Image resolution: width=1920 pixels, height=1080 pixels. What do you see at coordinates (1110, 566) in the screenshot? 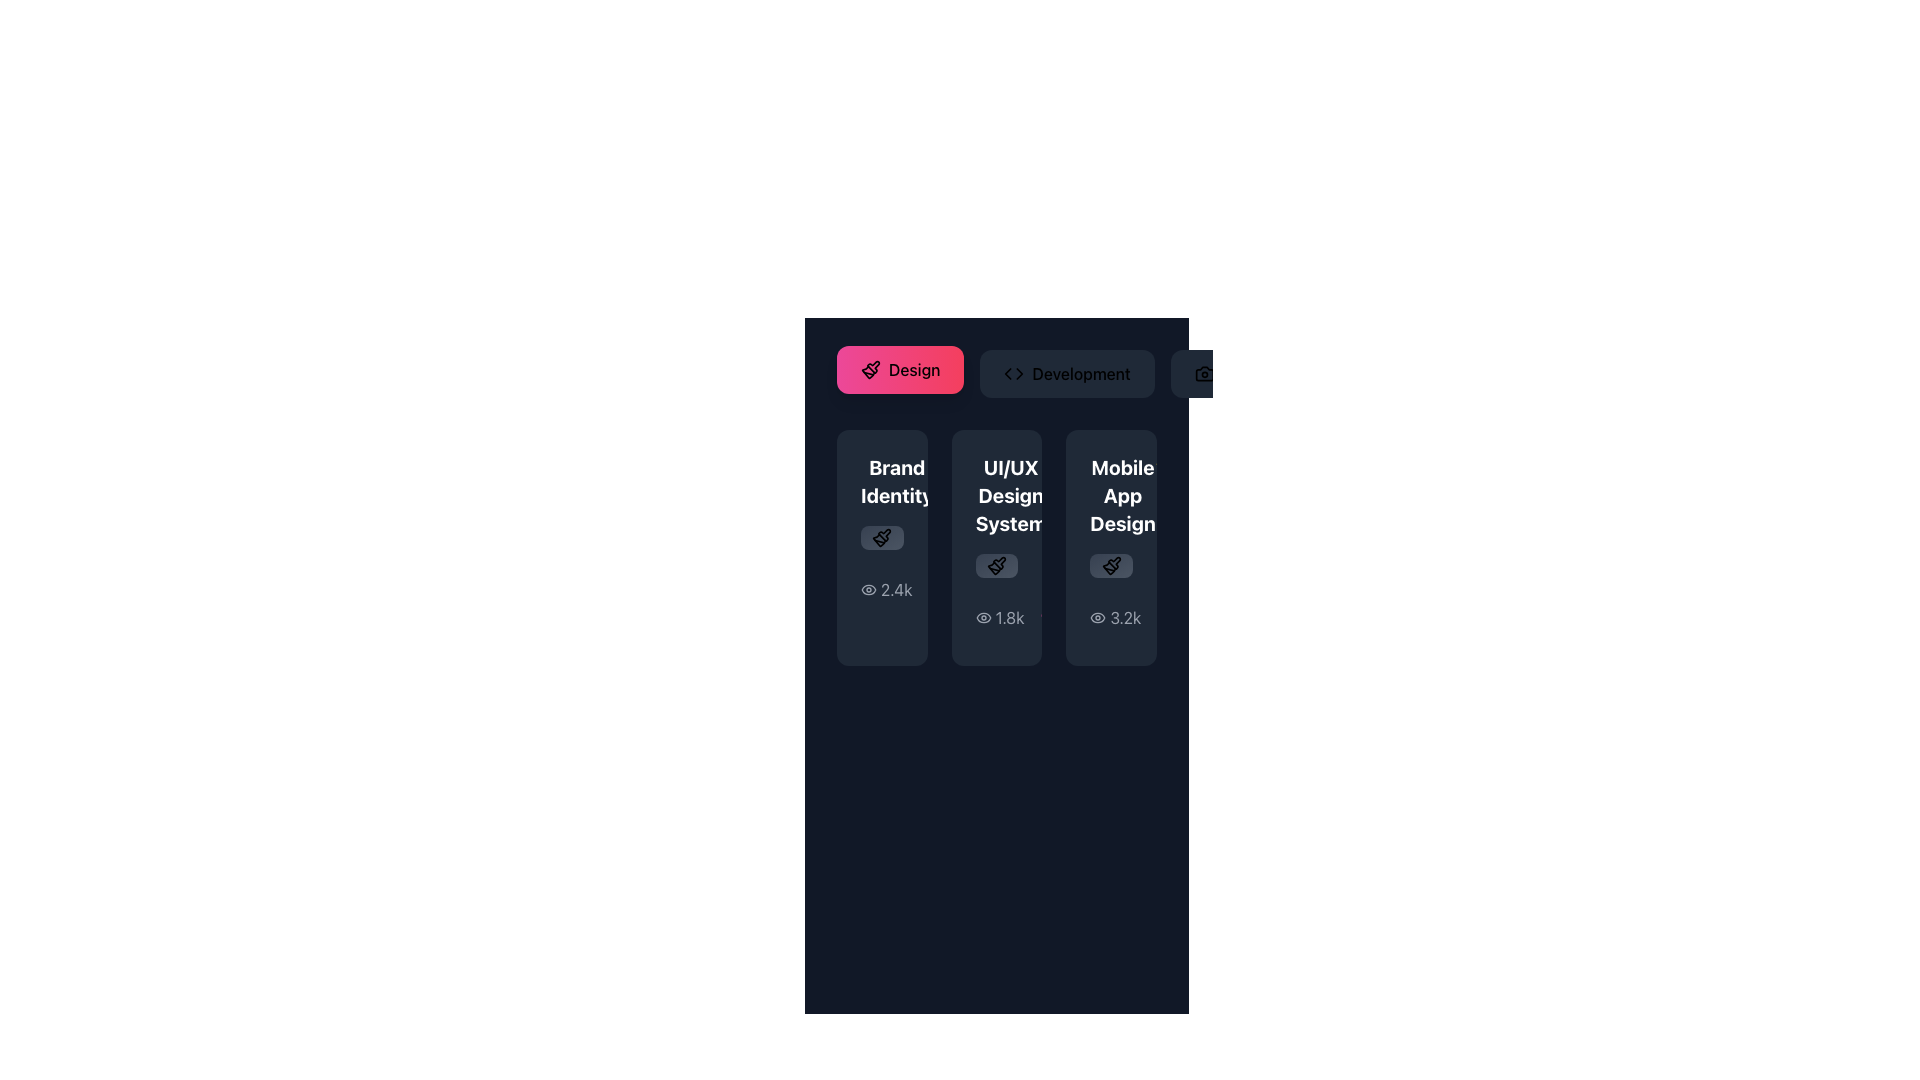
I see `the design-related icon, which is a small rounded rectangle with a gradient background and a black paintbrush-style icon, located in the third segment of the 'Mobile App Design' cards` at bounding box center [1110, 566].